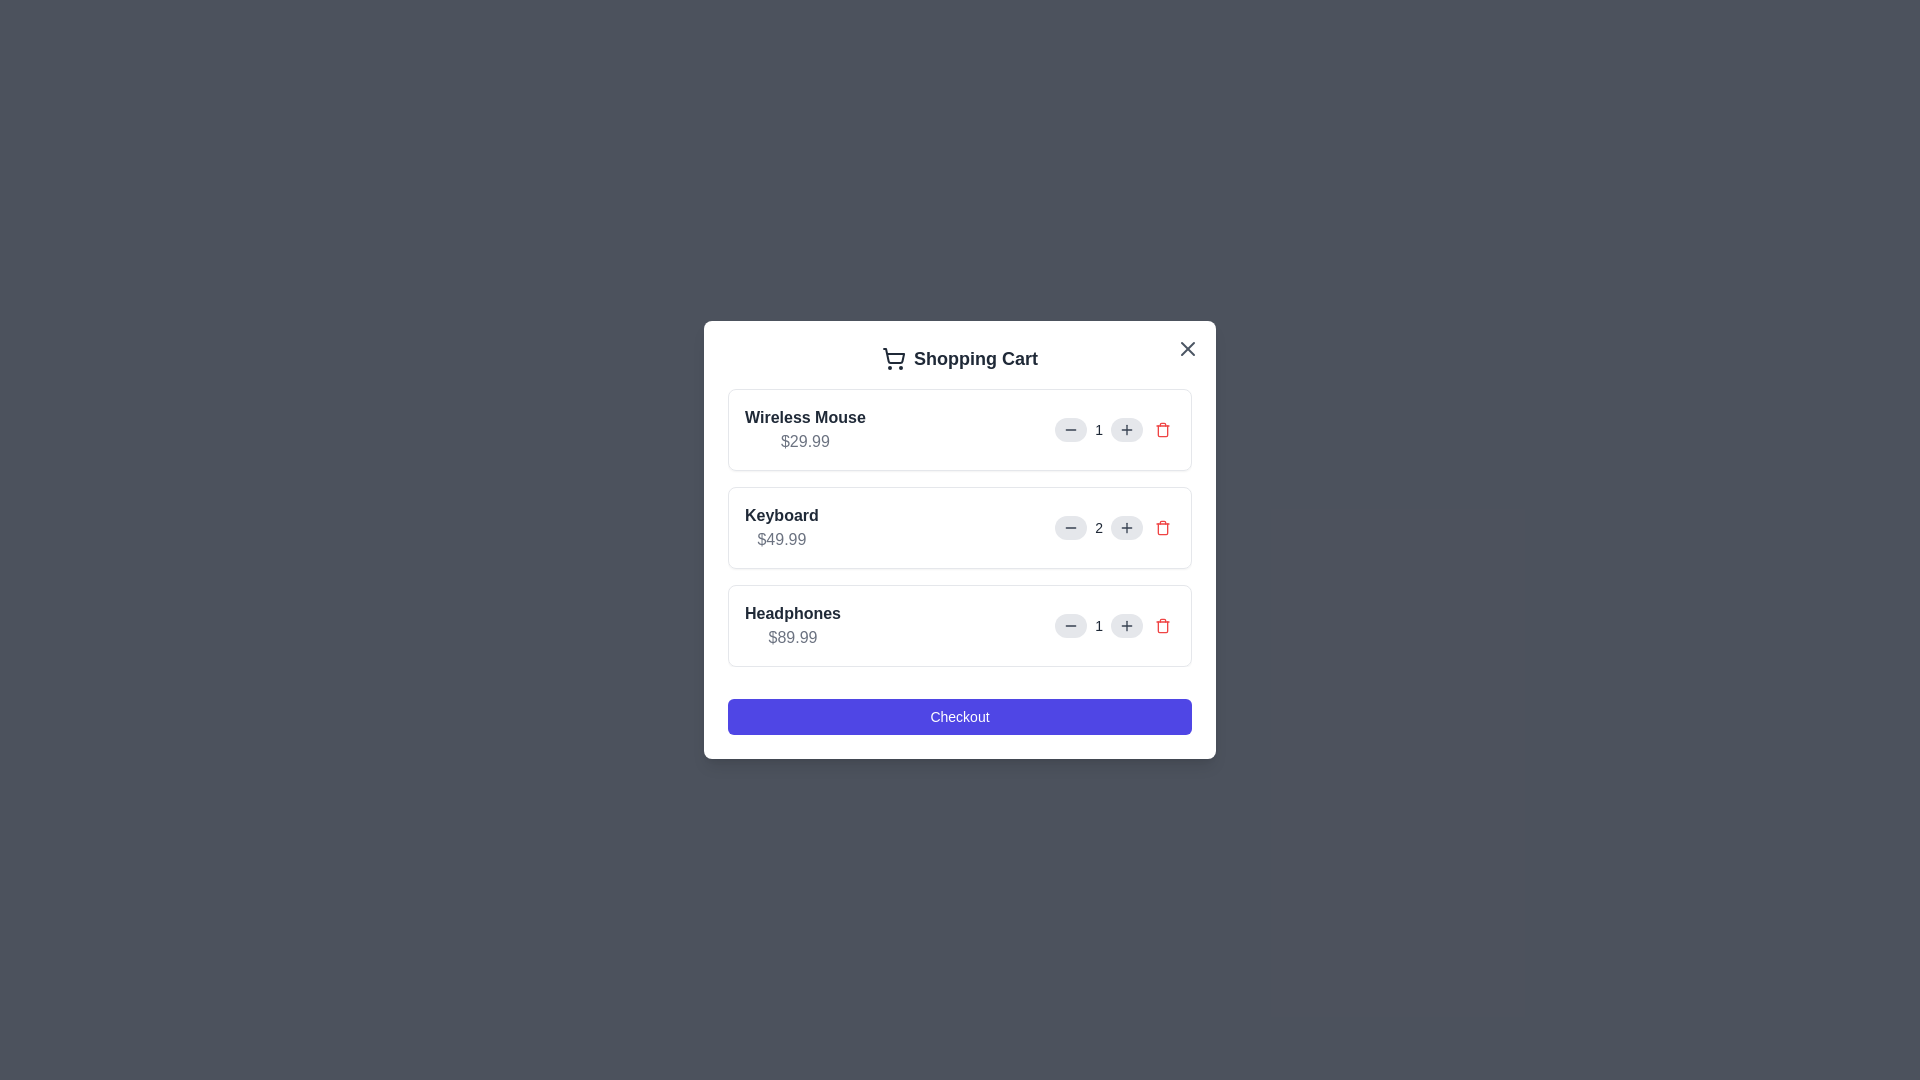 The image size is (1920, 1080). Describe the element at coordinates (1162, 428) in the screenshot. I see `the red trash can icon button, which is located at the far right end of the 'Wireless Mouse' row in the shopping cart` at that location.